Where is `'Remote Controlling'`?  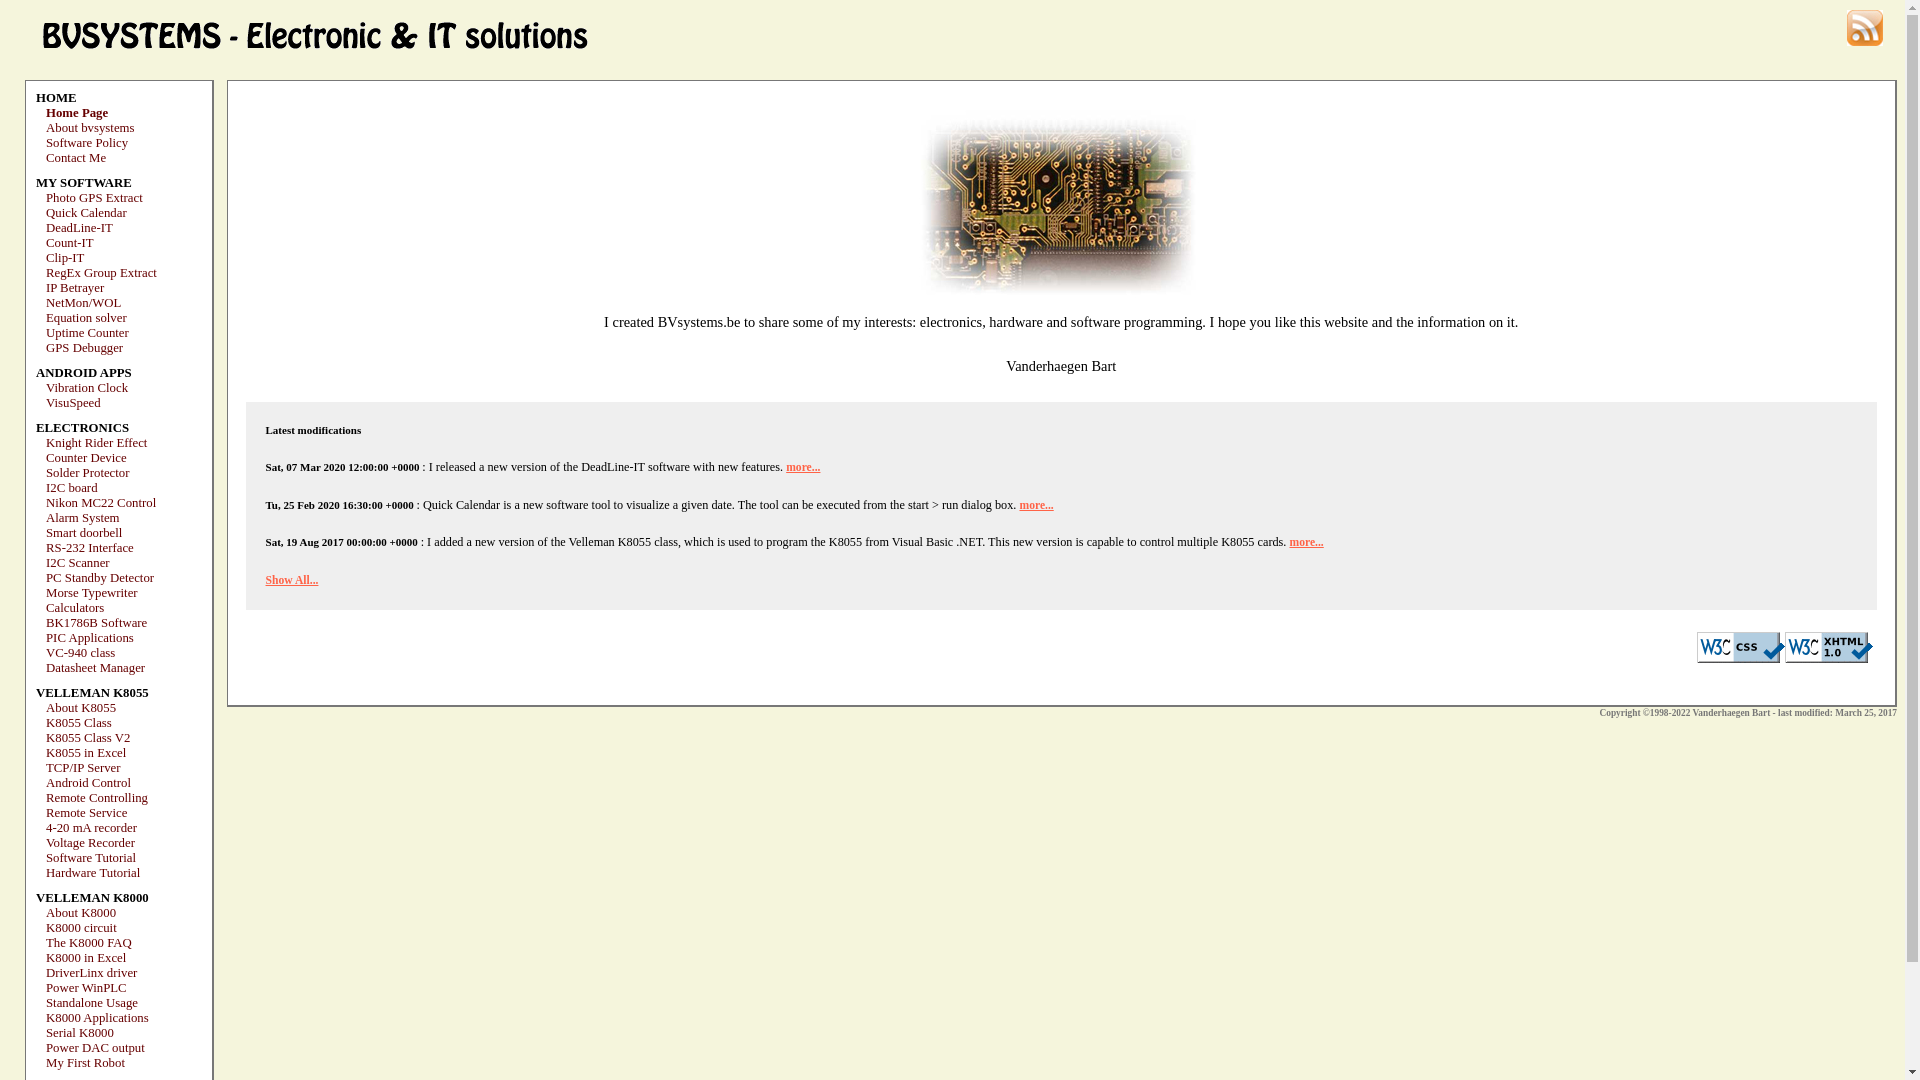
'Remote Controlling' is located at coordinates (95, 797).